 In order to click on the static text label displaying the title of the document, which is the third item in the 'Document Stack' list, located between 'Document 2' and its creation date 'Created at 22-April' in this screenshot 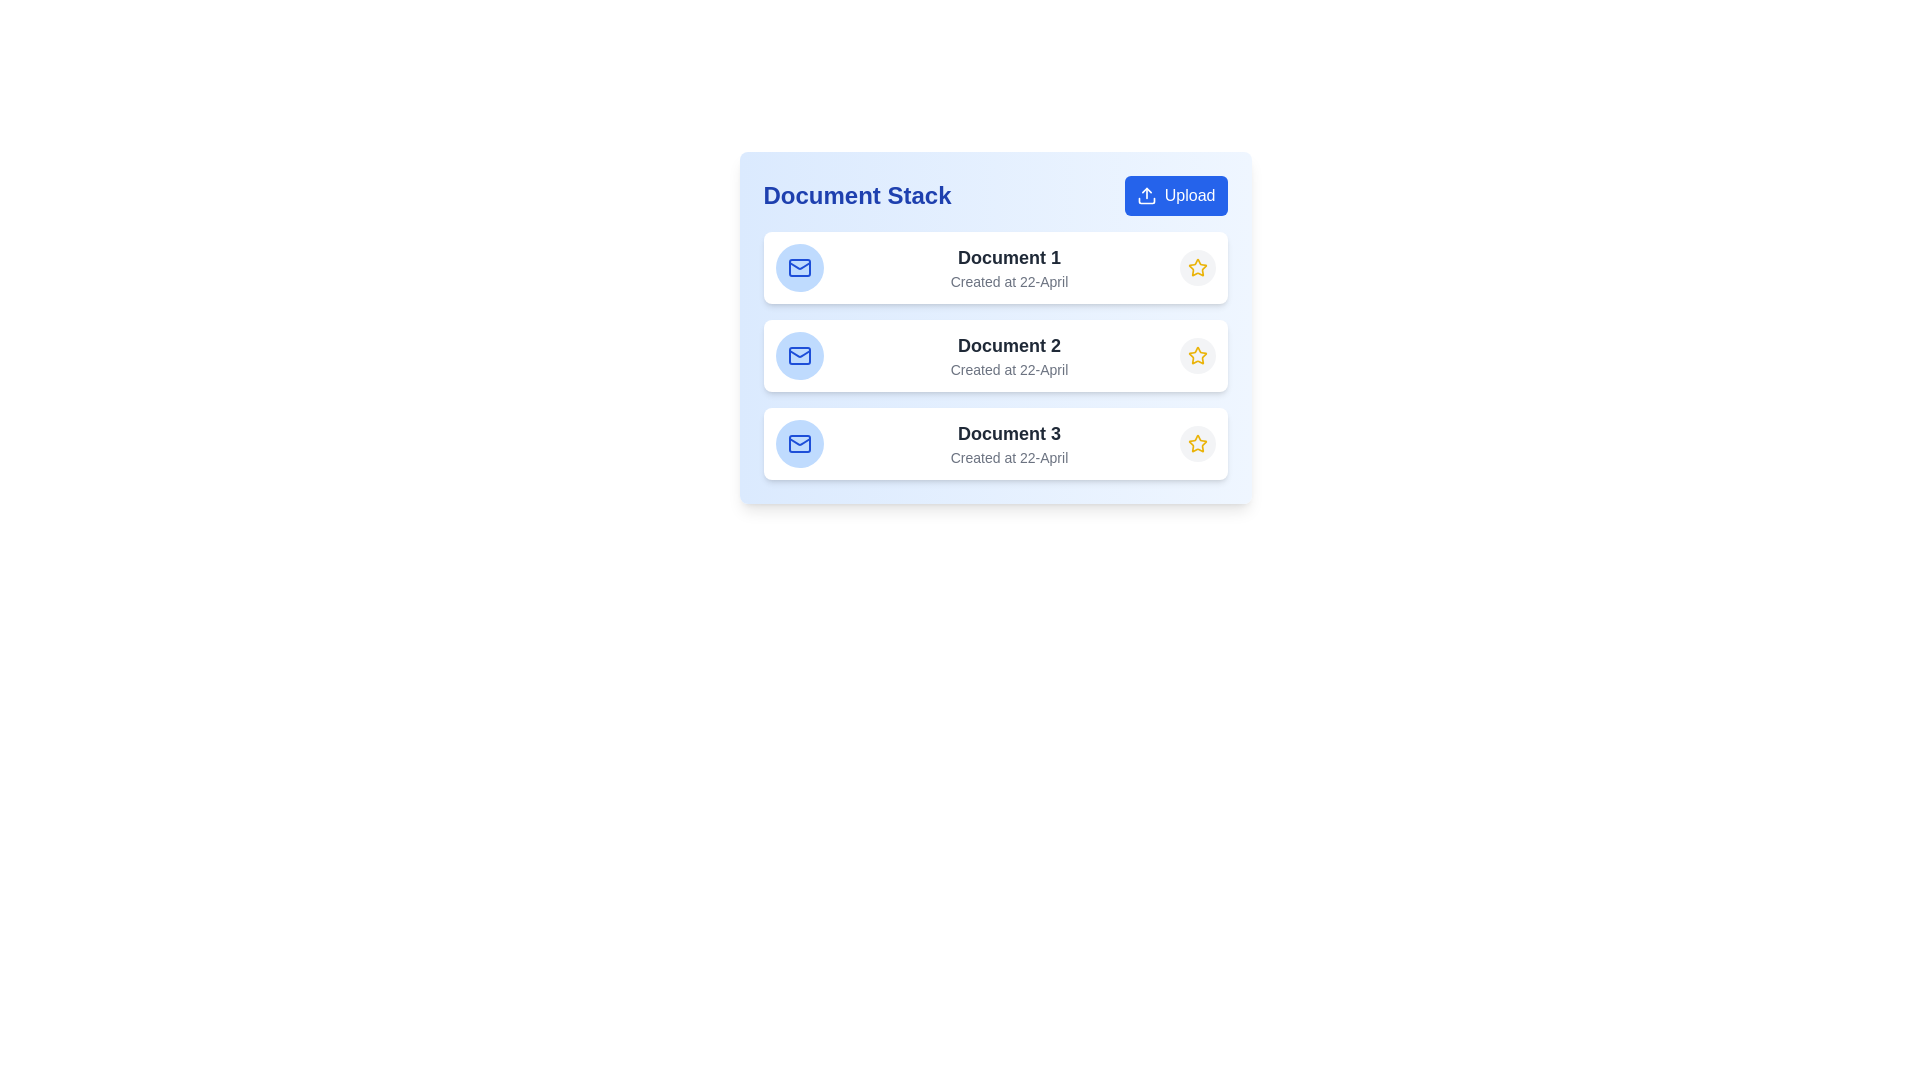, I will do `click(1009, 433)`.